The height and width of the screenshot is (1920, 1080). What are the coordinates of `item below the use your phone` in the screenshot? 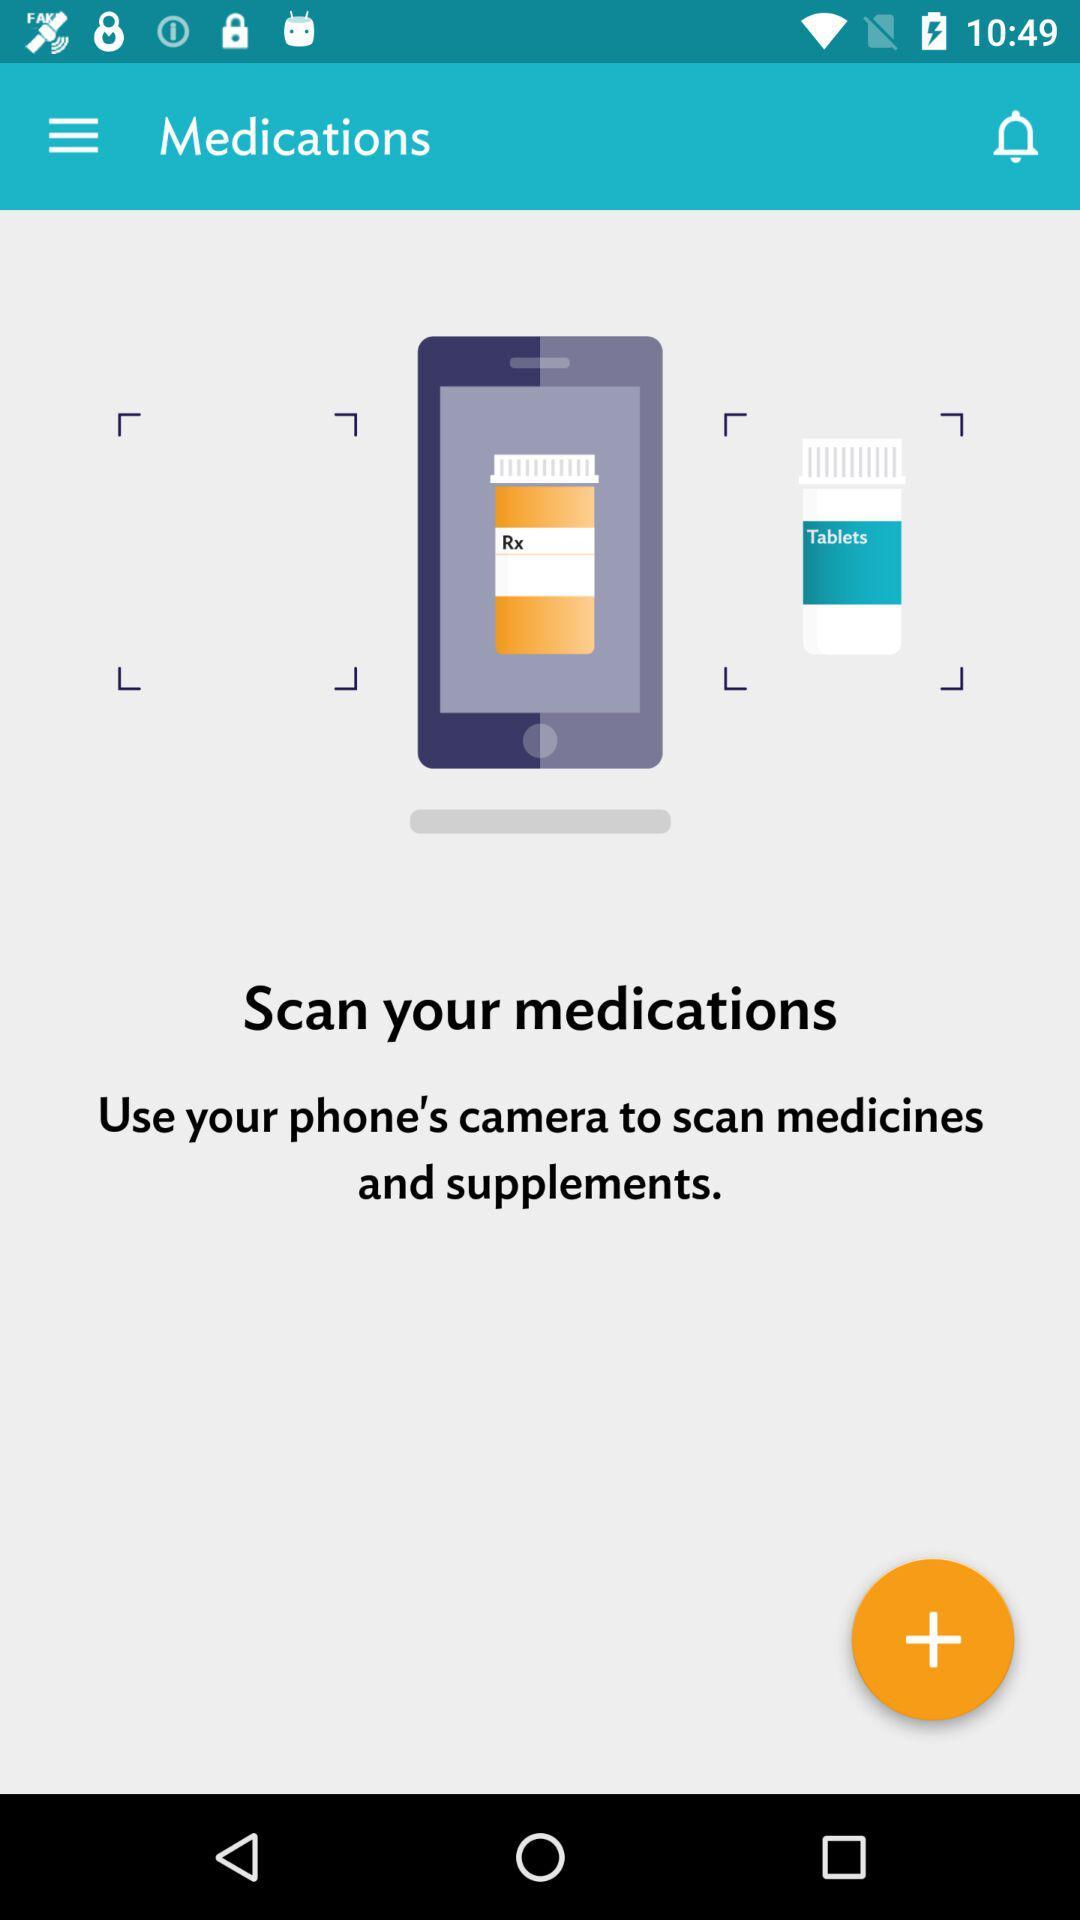 It's located at (933, 1646).